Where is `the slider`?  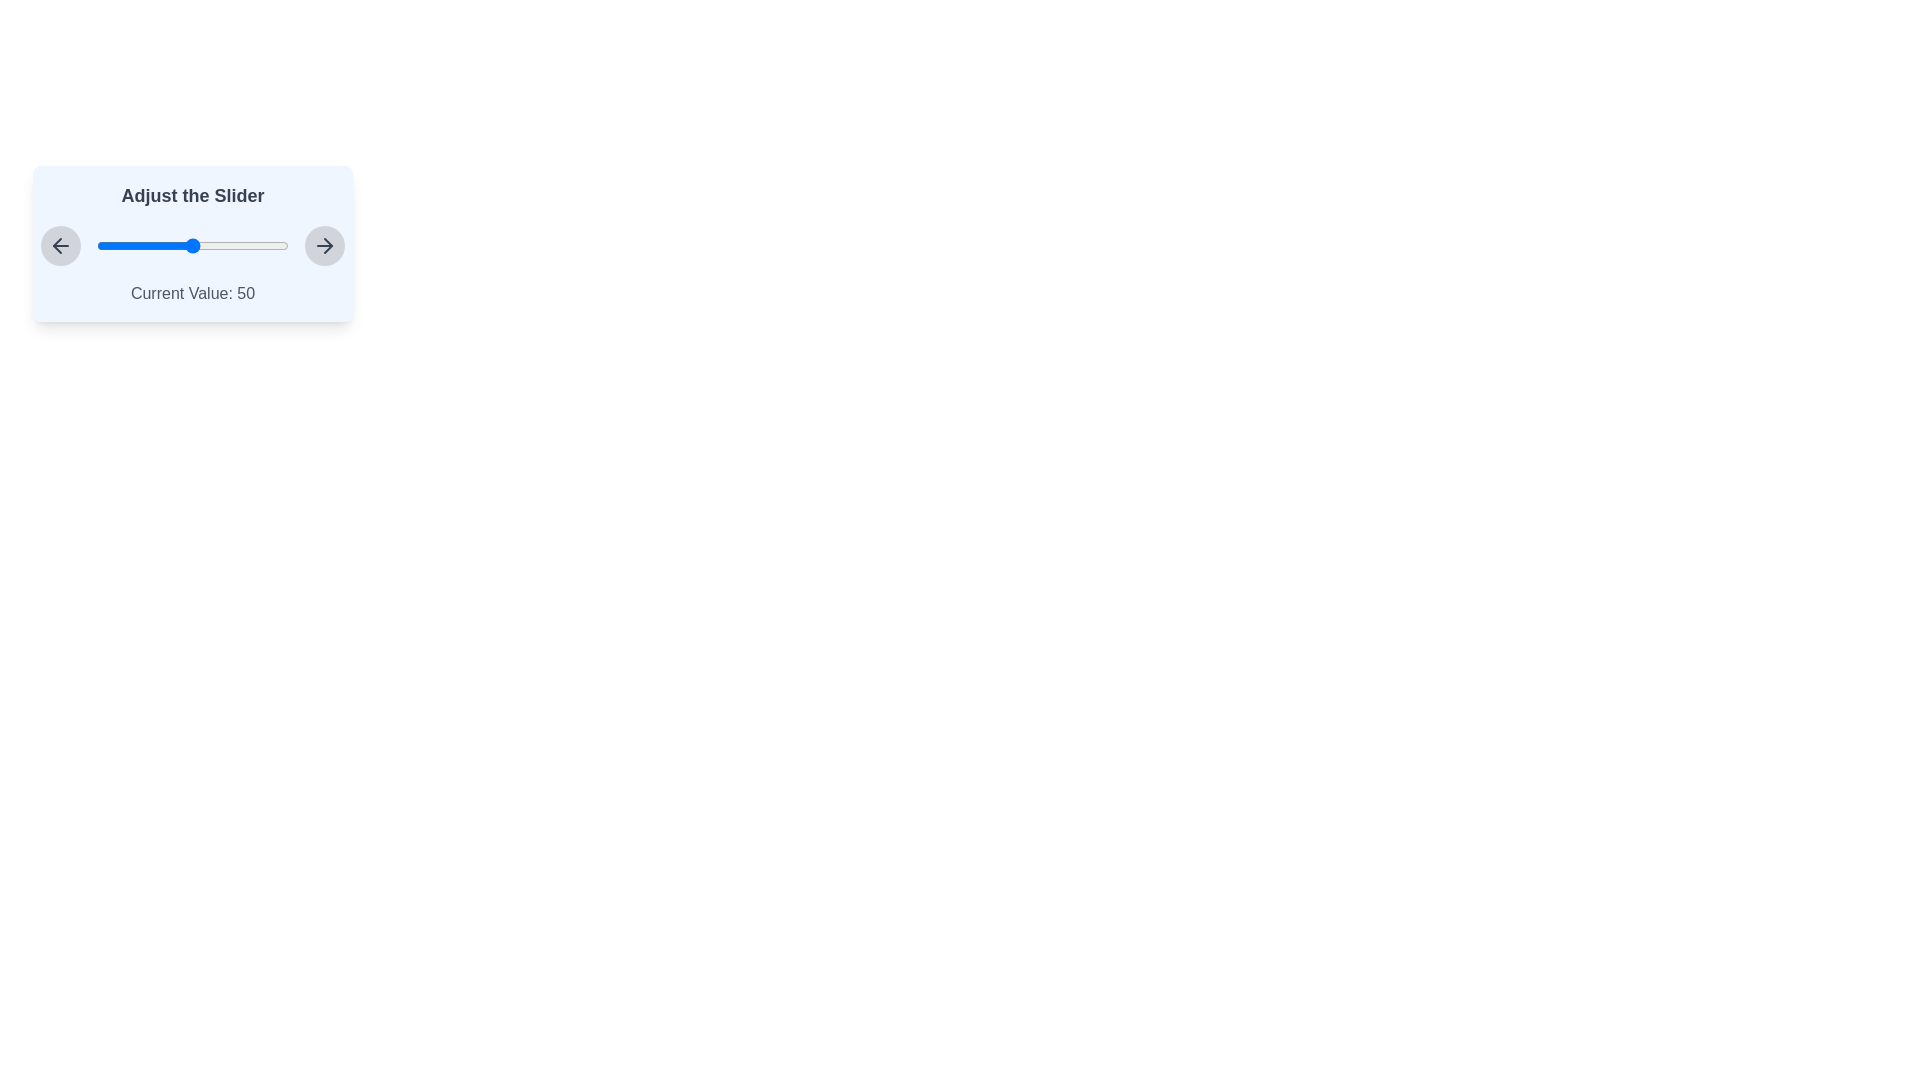
the slider is located at coordinates (130, 245).